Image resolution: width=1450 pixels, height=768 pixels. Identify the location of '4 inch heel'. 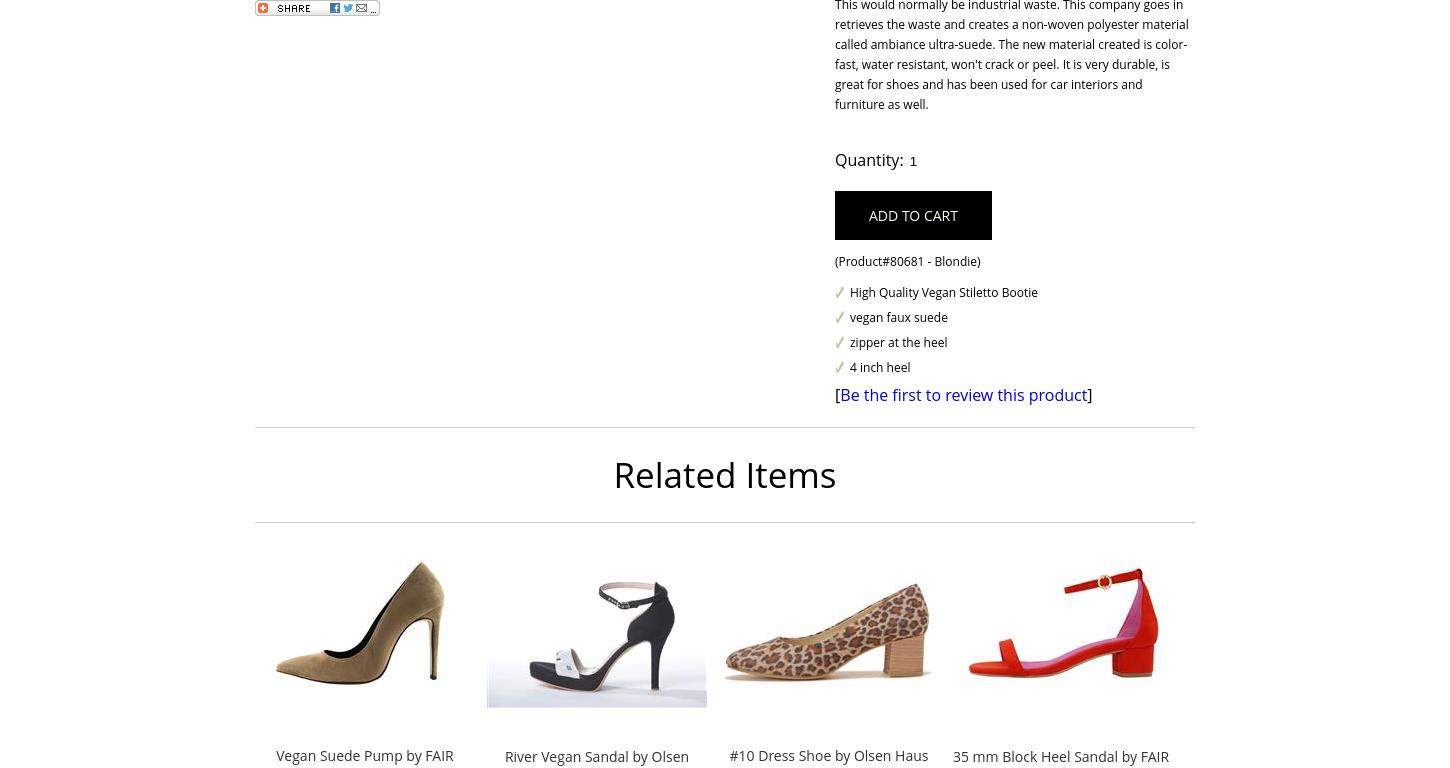
(879, 367).